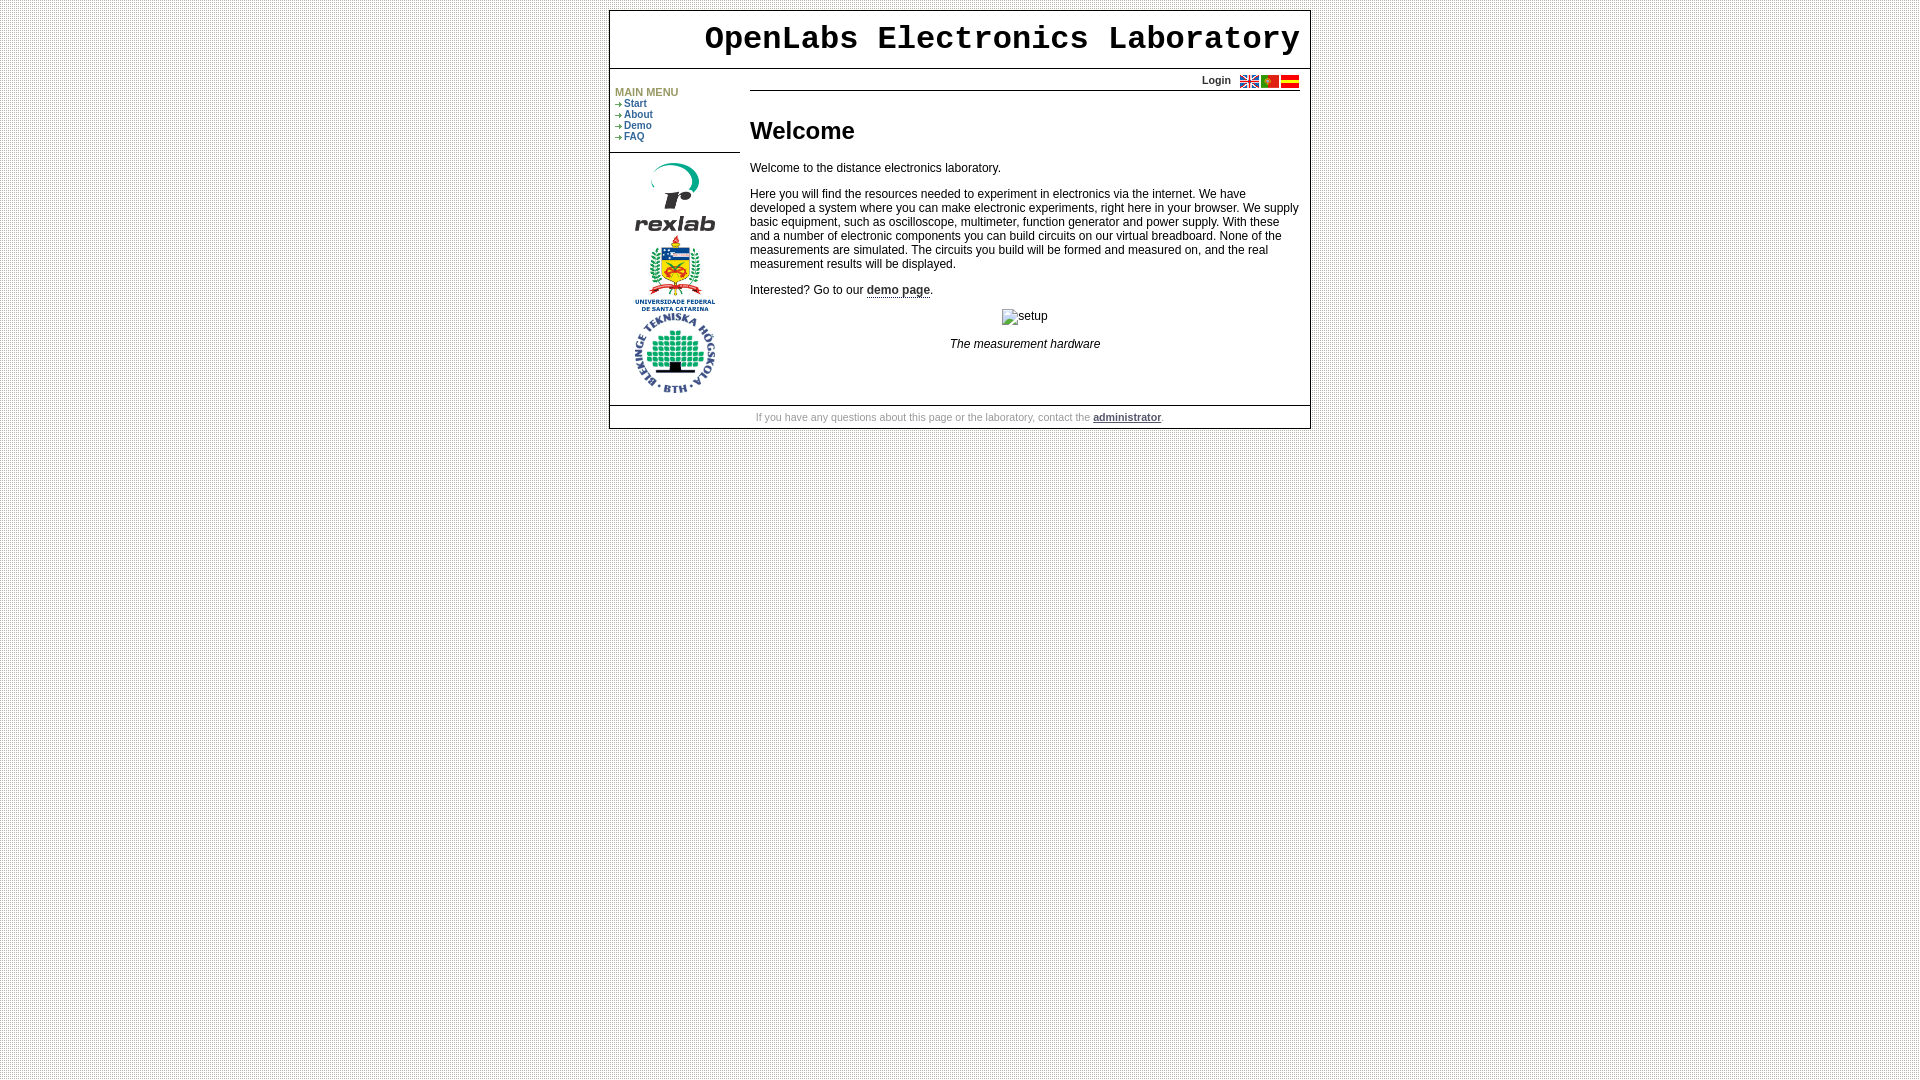 Image resolution: width=1920 pixels, height=1080 pixels. Describe the element at coordinates (647, 92) in the screenshot. I see `'MAIN MENU'` at that location.